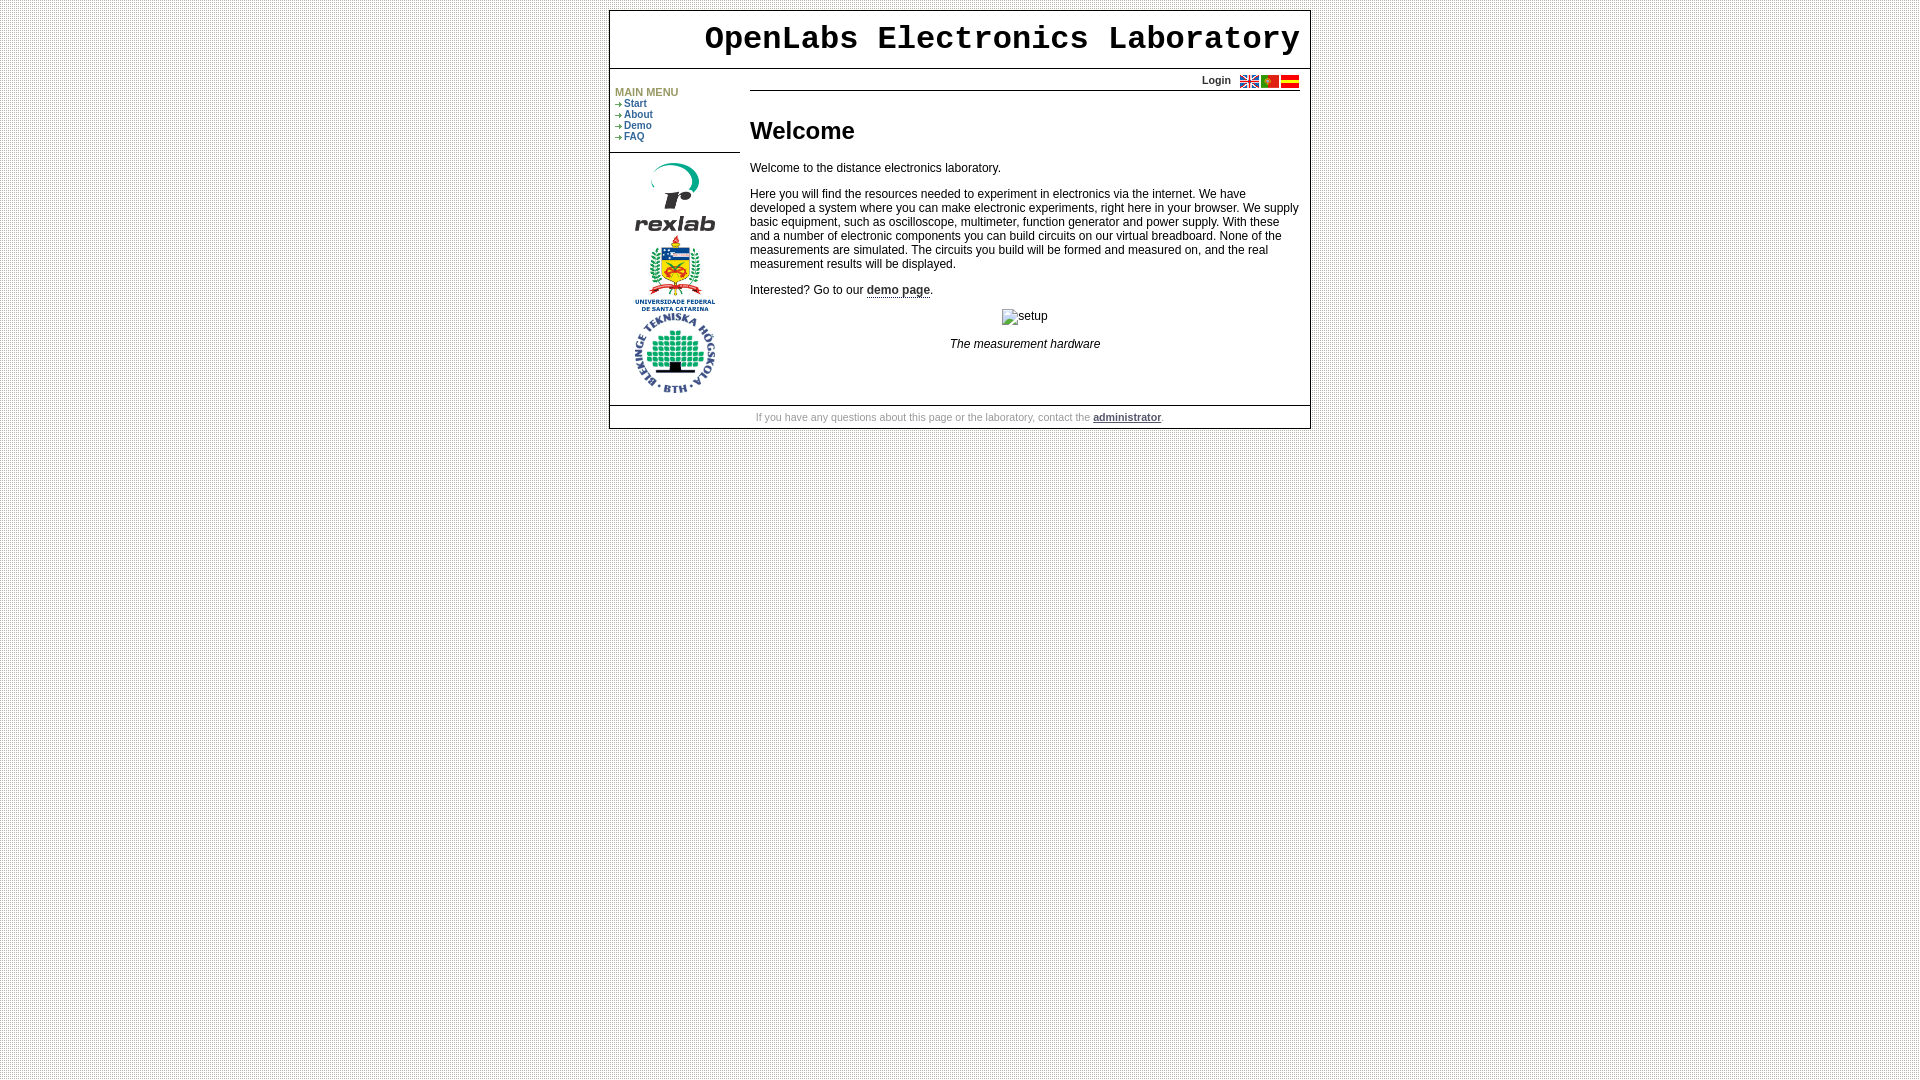 Image resolution: width=1920 pixels, height=1080 pixels. Describe the element at coordinates (647, 92) in the screenshot. I see `'MAIN MENU'` at that location.